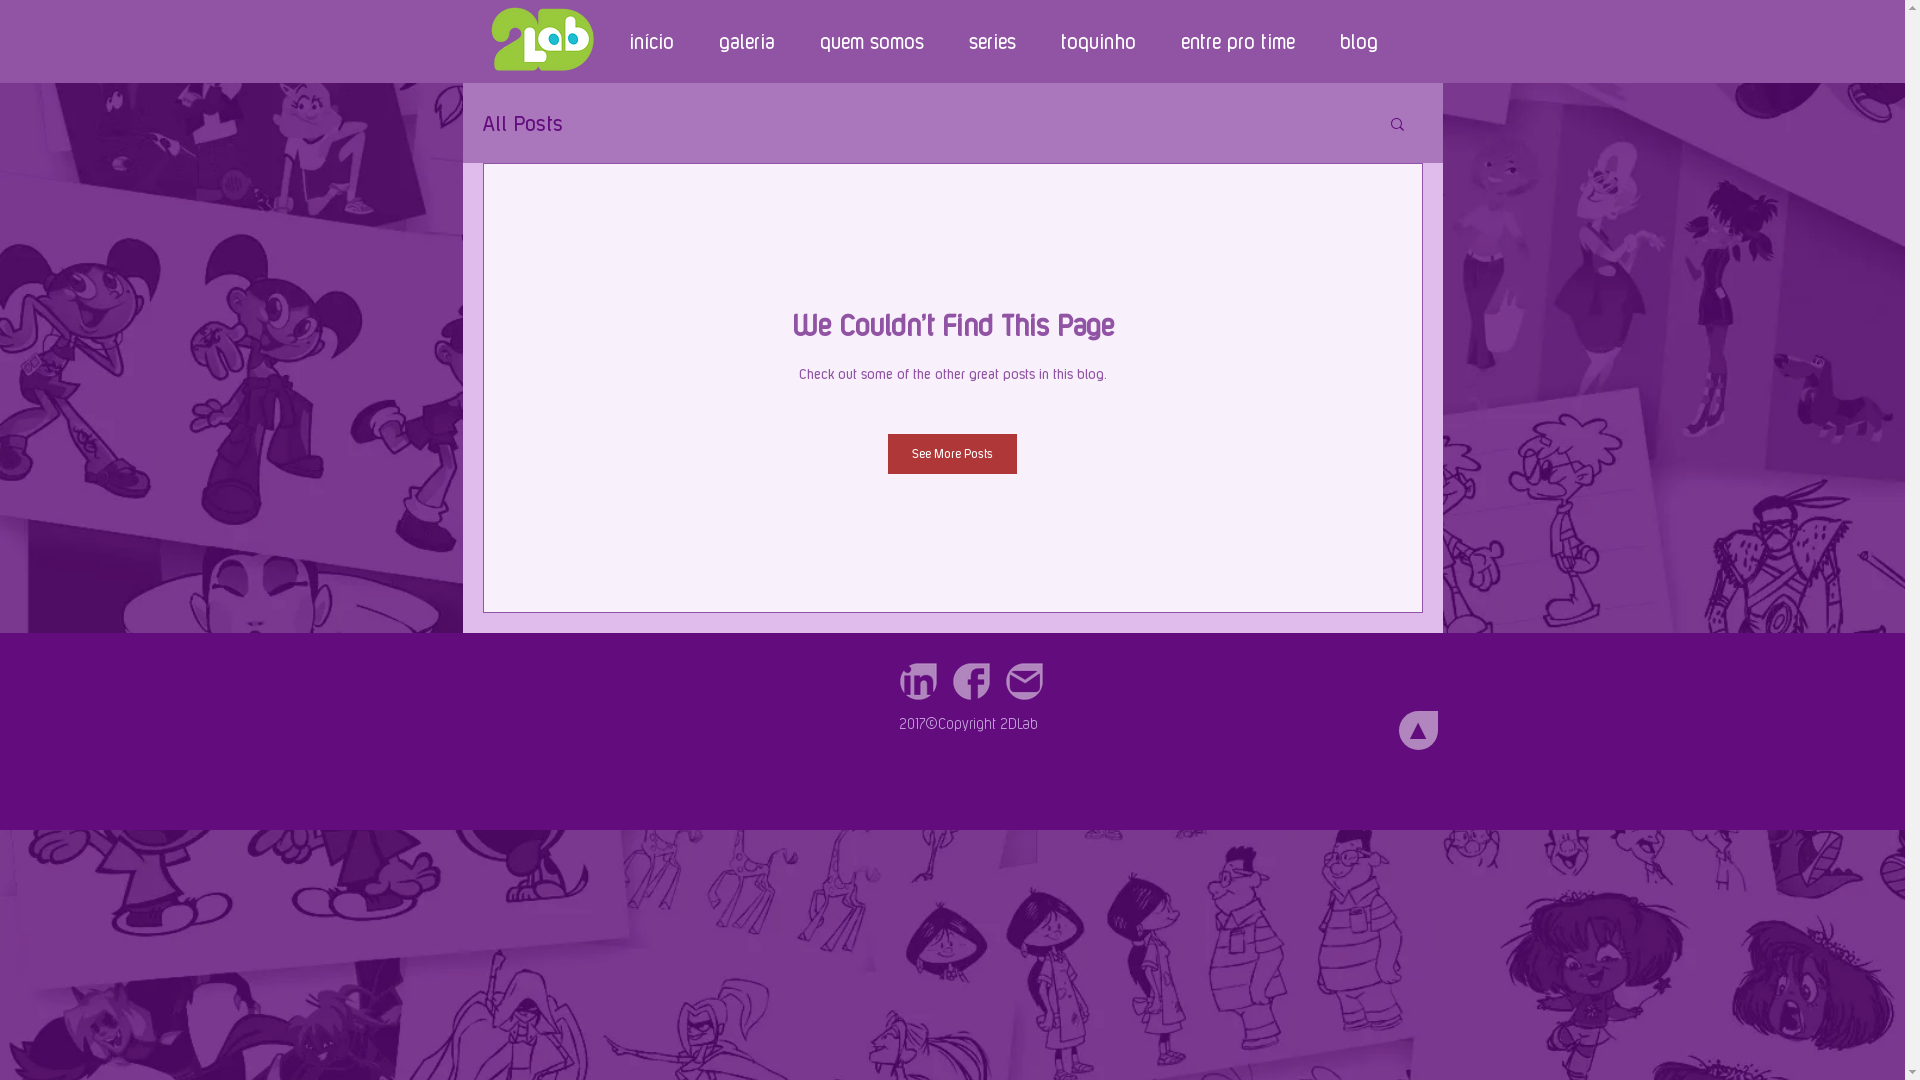 The width and height of the screenshot is (1920, 1080). I want to click on 'toquinho', so click(1097, 41).